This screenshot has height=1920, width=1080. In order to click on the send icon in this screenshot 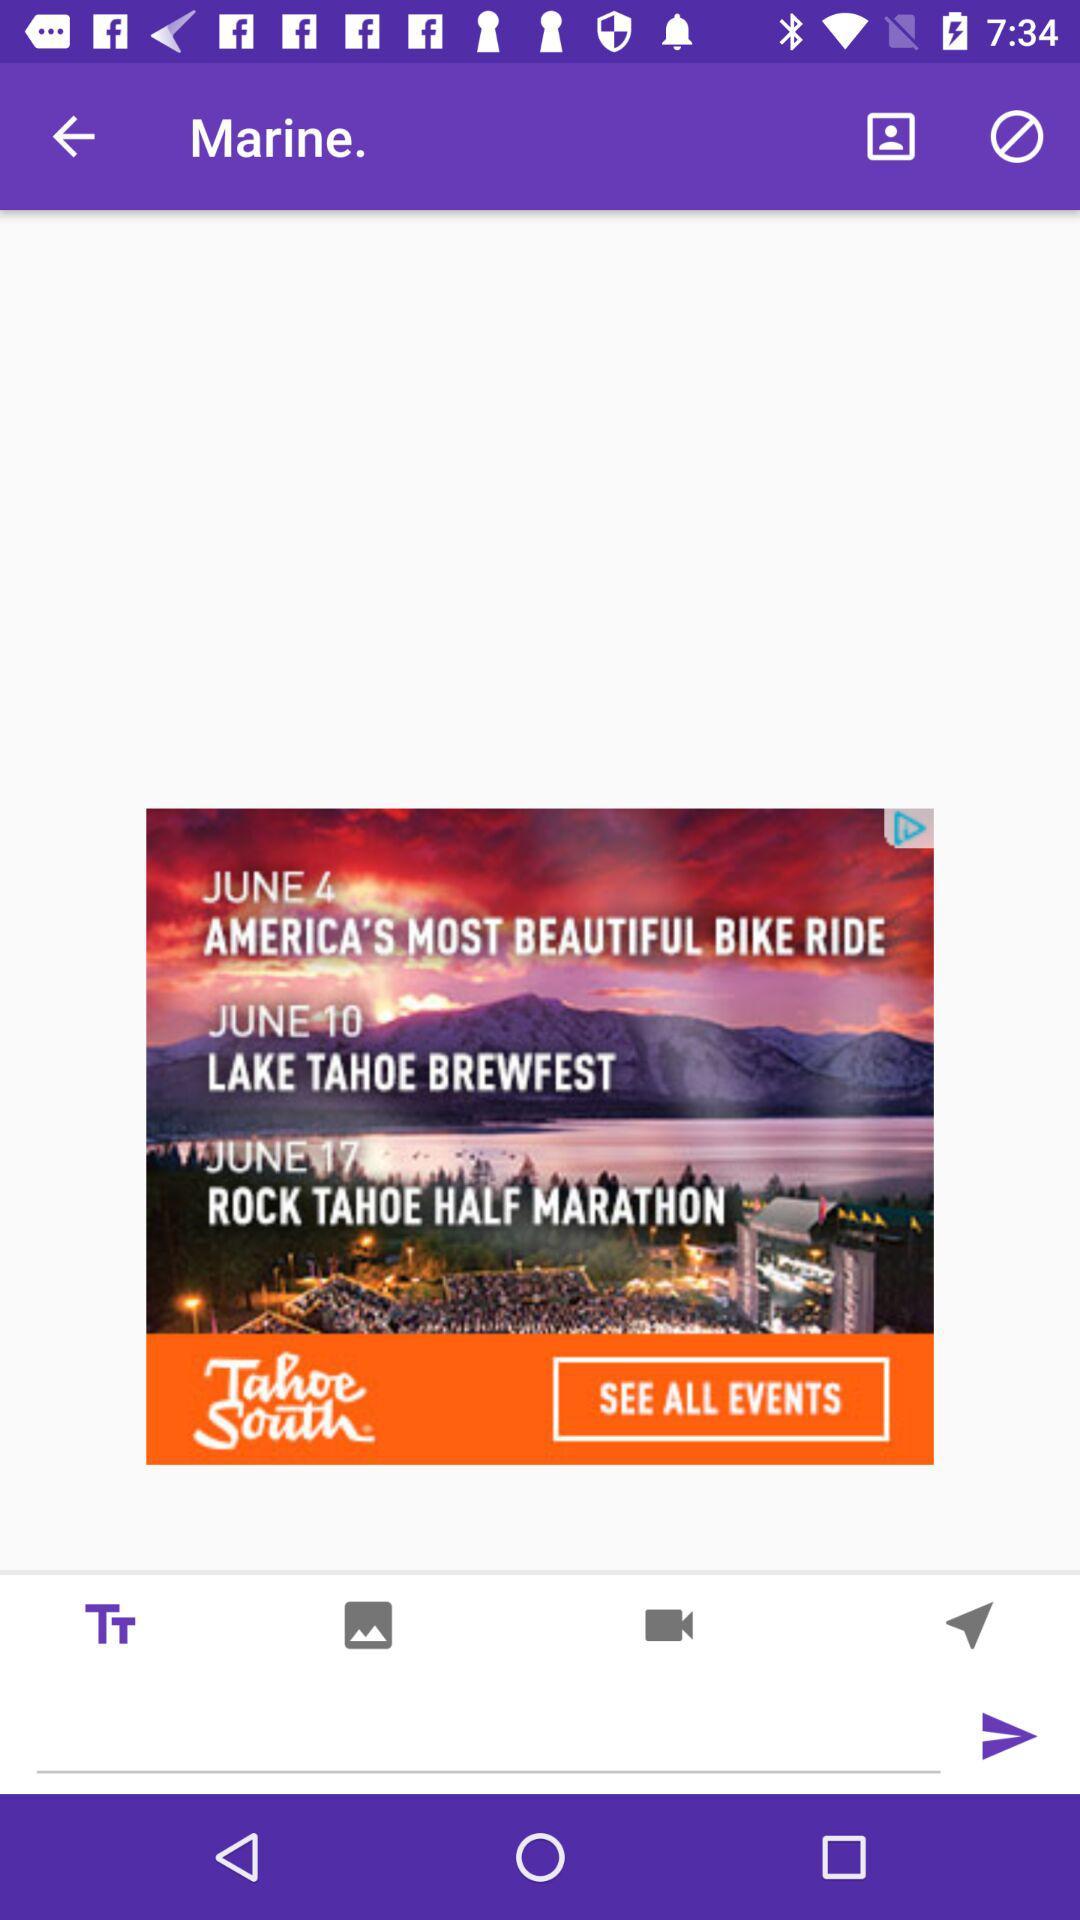, I will do `click(1008, 1735)`.